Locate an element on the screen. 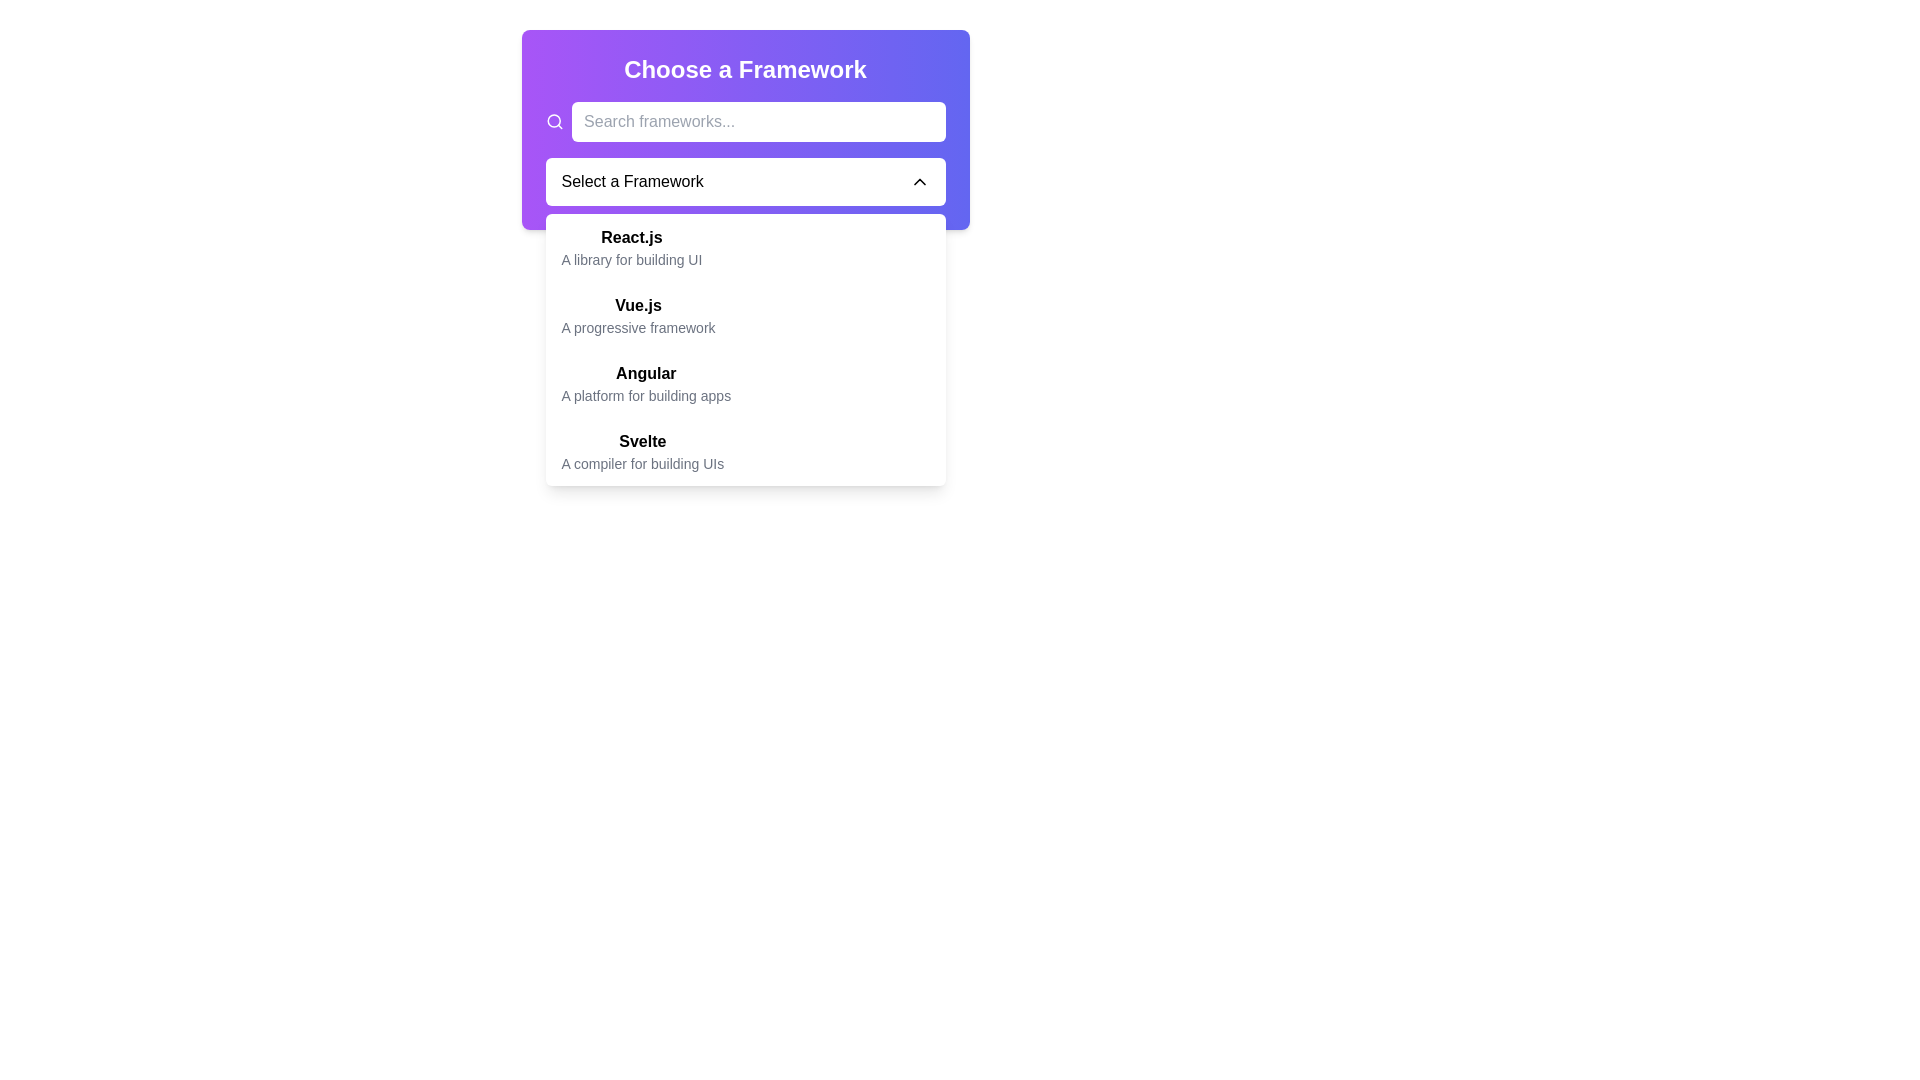  the second selectable list item titled 'Vue.js' in the dropdown menu labeled 'Select a Framework' is located at coordinates (637, 315).